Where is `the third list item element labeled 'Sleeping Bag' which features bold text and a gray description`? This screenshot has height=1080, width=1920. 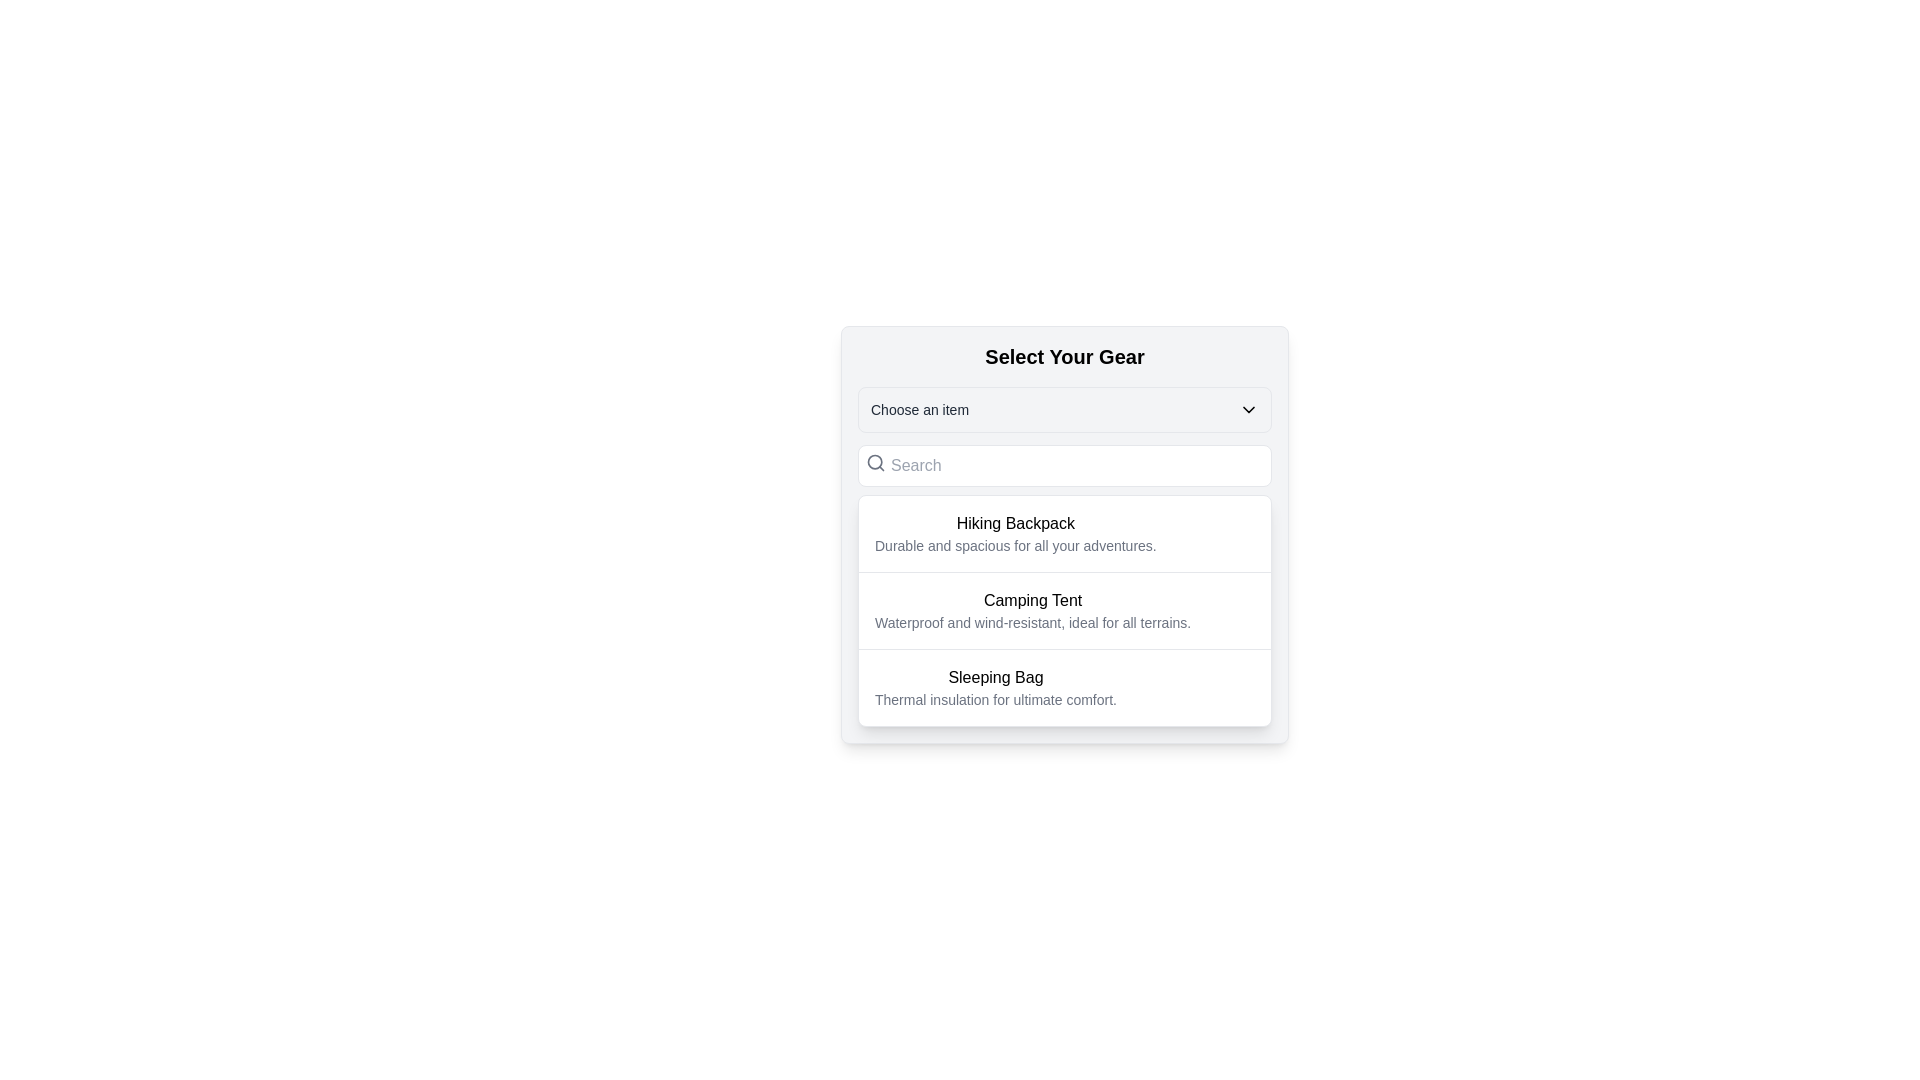 the third list item element labeled 'Sleeping Bag' which features bold text and a gray description is located at coordinates (1064, 686).